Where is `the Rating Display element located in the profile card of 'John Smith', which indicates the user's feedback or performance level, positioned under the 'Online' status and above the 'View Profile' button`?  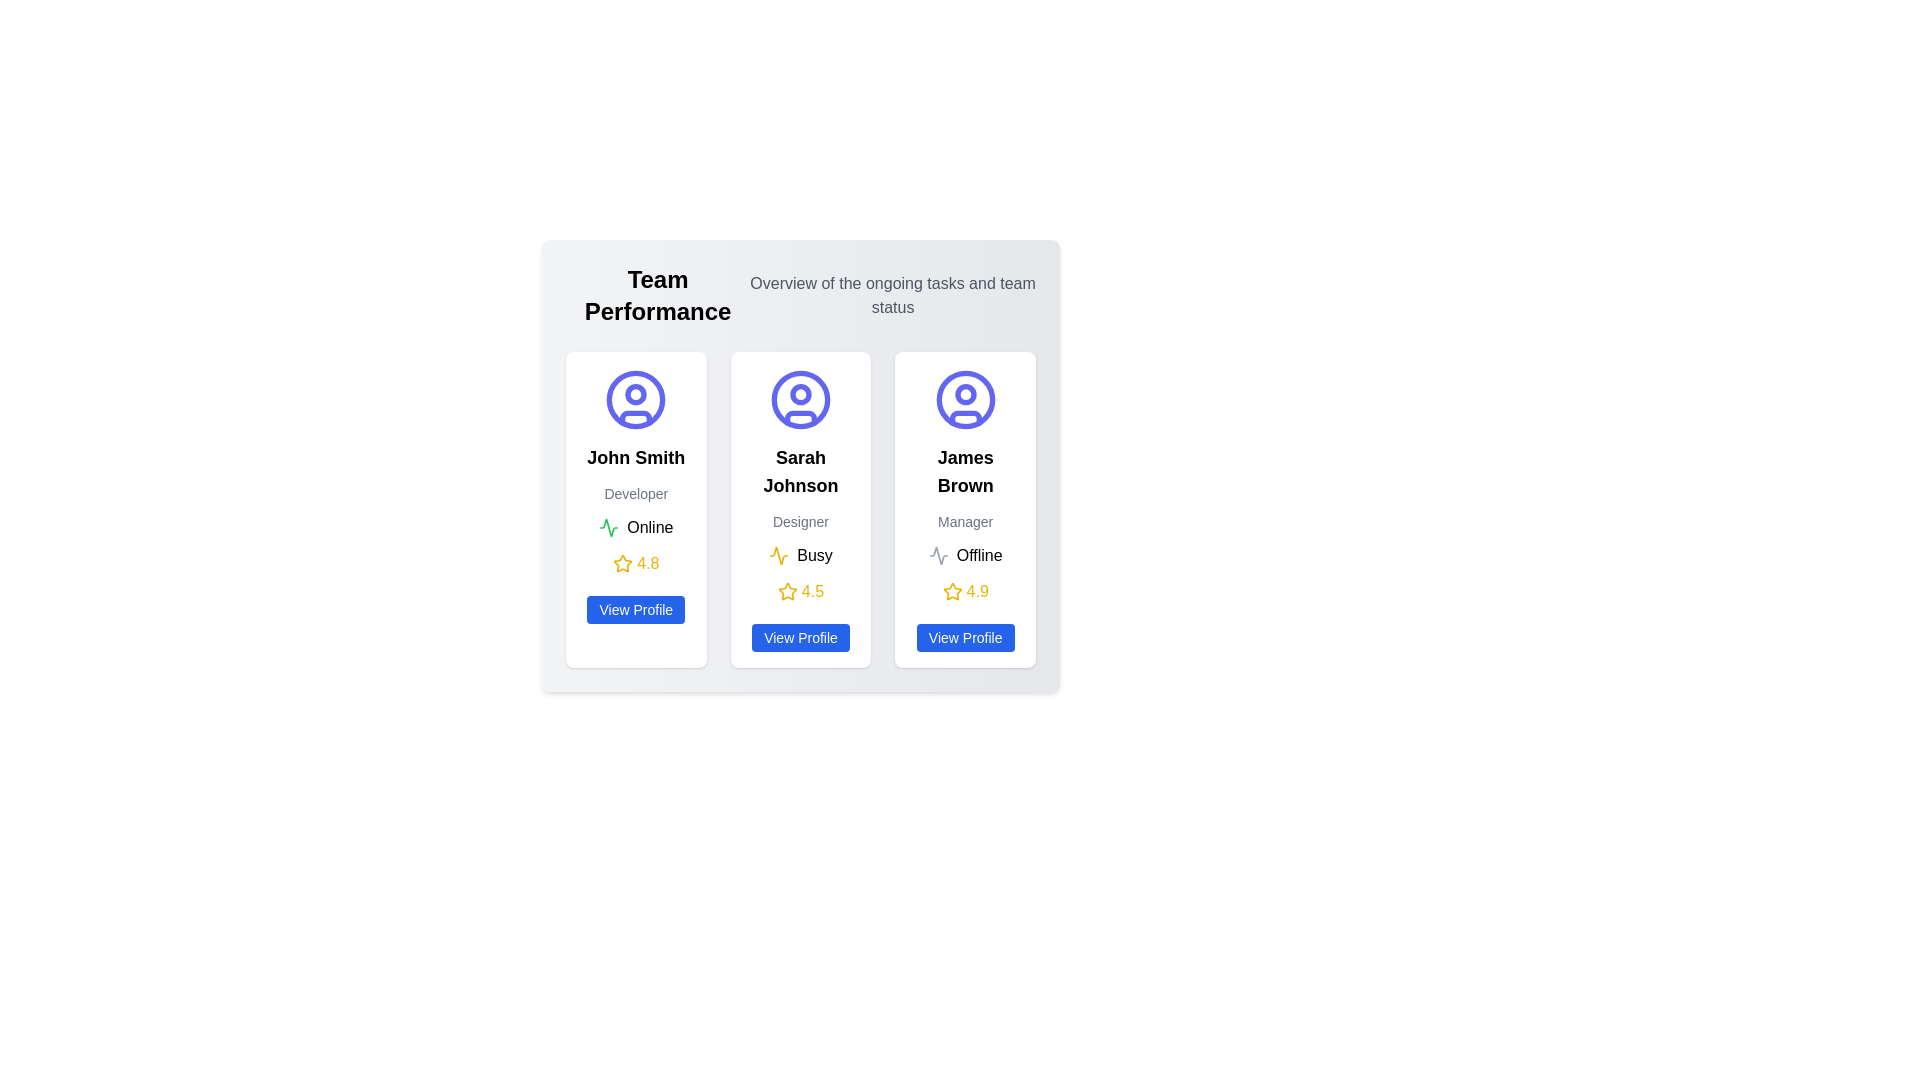
the Rating Display element located in the profile card of 'John Smith', which indicates the user's feedback or performance level, positioned under the 'Online' status and above the 'View Profile' button is located at coordinates (635, 563).